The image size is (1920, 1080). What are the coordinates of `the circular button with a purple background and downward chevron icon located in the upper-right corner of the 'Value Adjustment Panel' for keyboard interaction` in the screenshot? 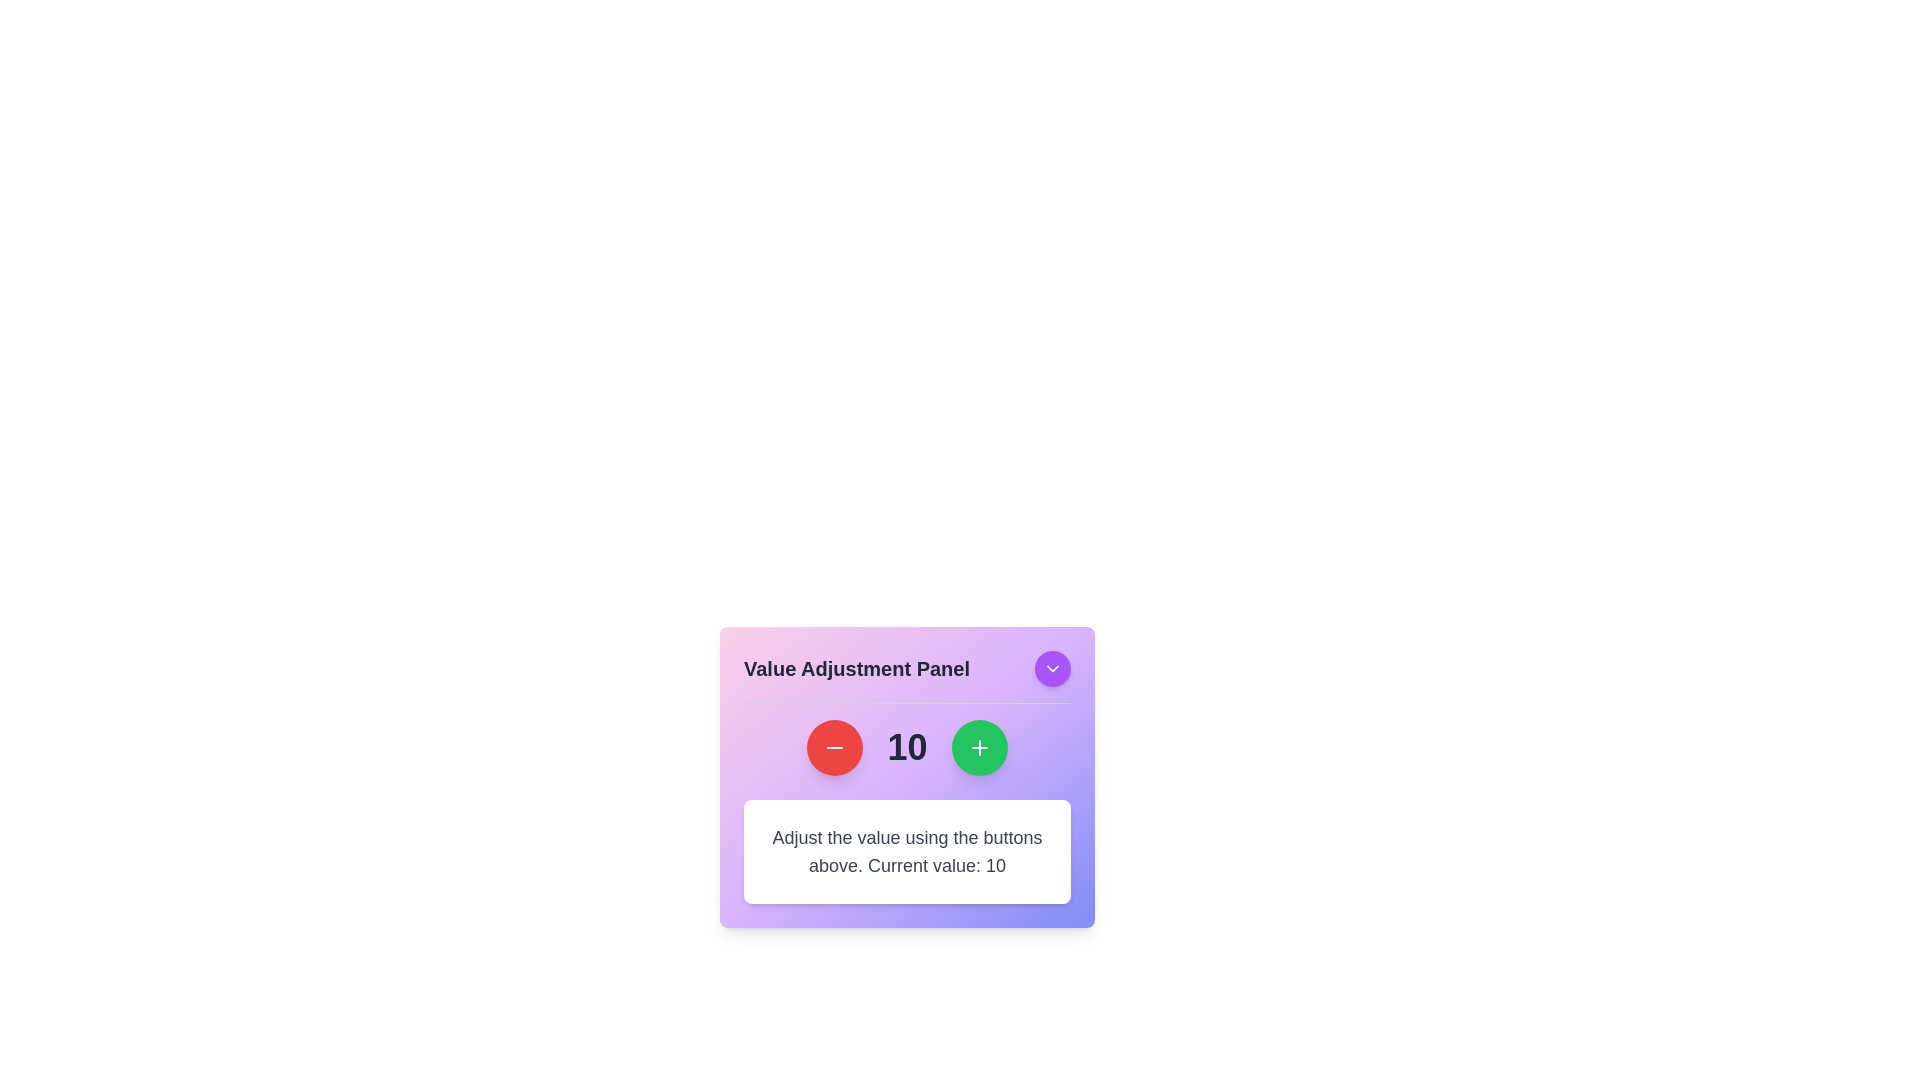 It's located at (1051, 668).